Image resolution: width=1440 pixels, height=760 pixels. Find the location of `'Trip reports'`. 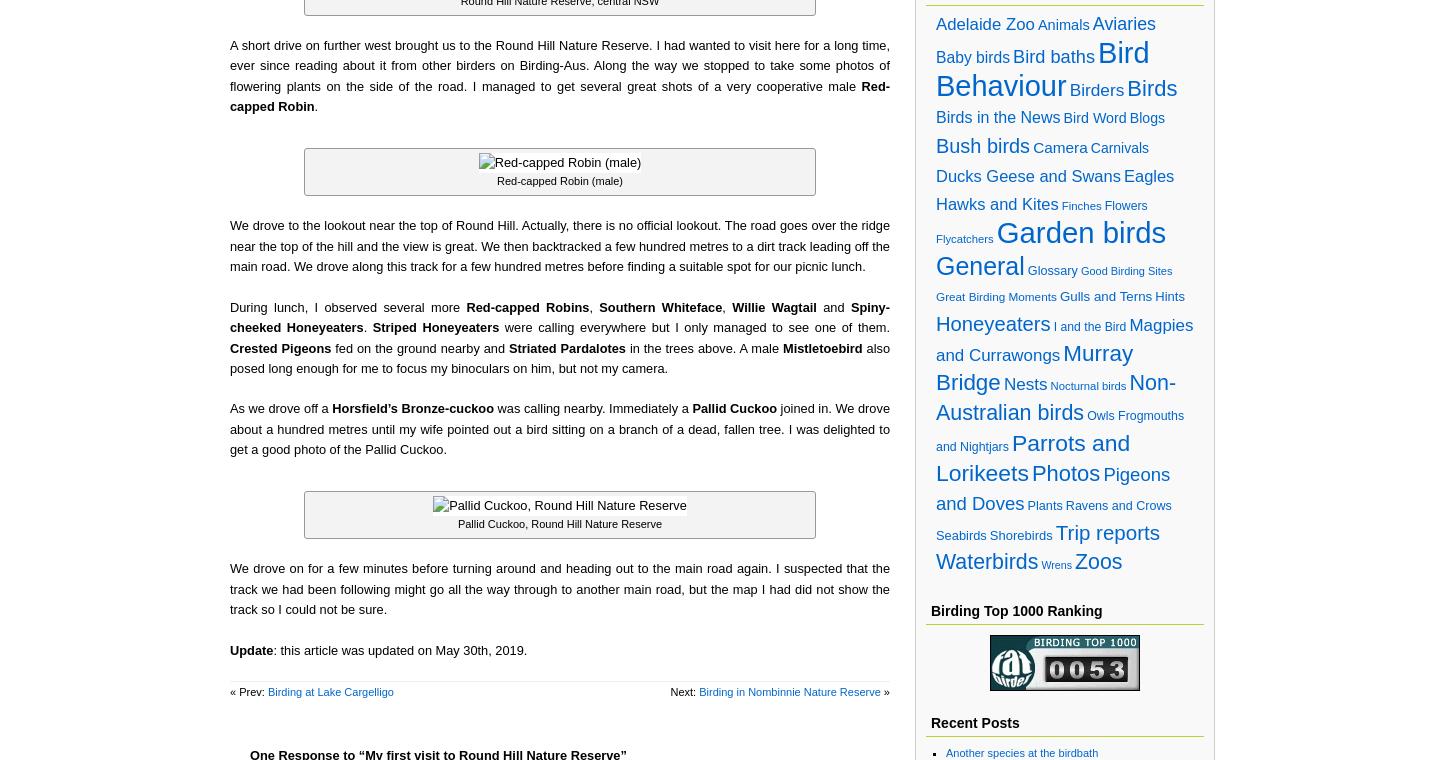

'Trip reports' is located at coordinates (1054, 531).